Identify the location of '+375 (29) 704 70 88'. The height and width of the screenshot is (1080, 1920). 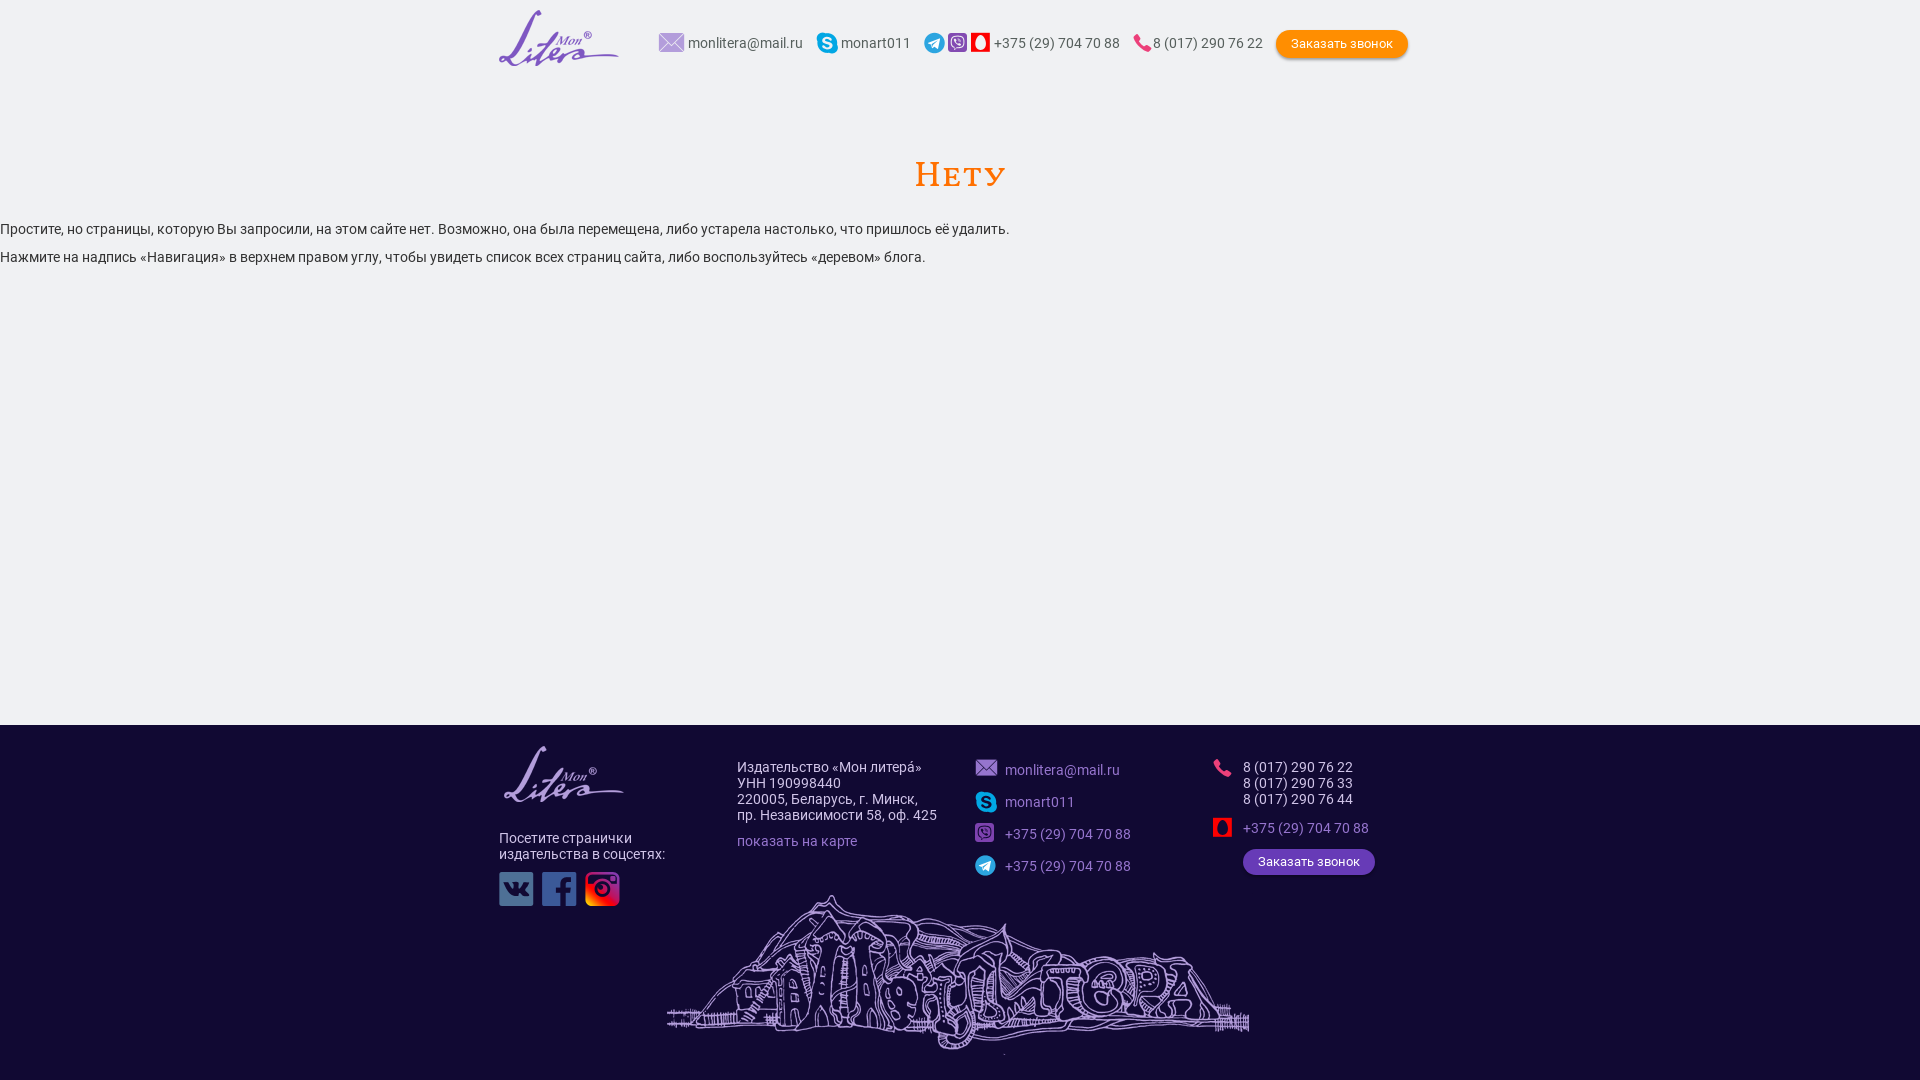
(974, 865).